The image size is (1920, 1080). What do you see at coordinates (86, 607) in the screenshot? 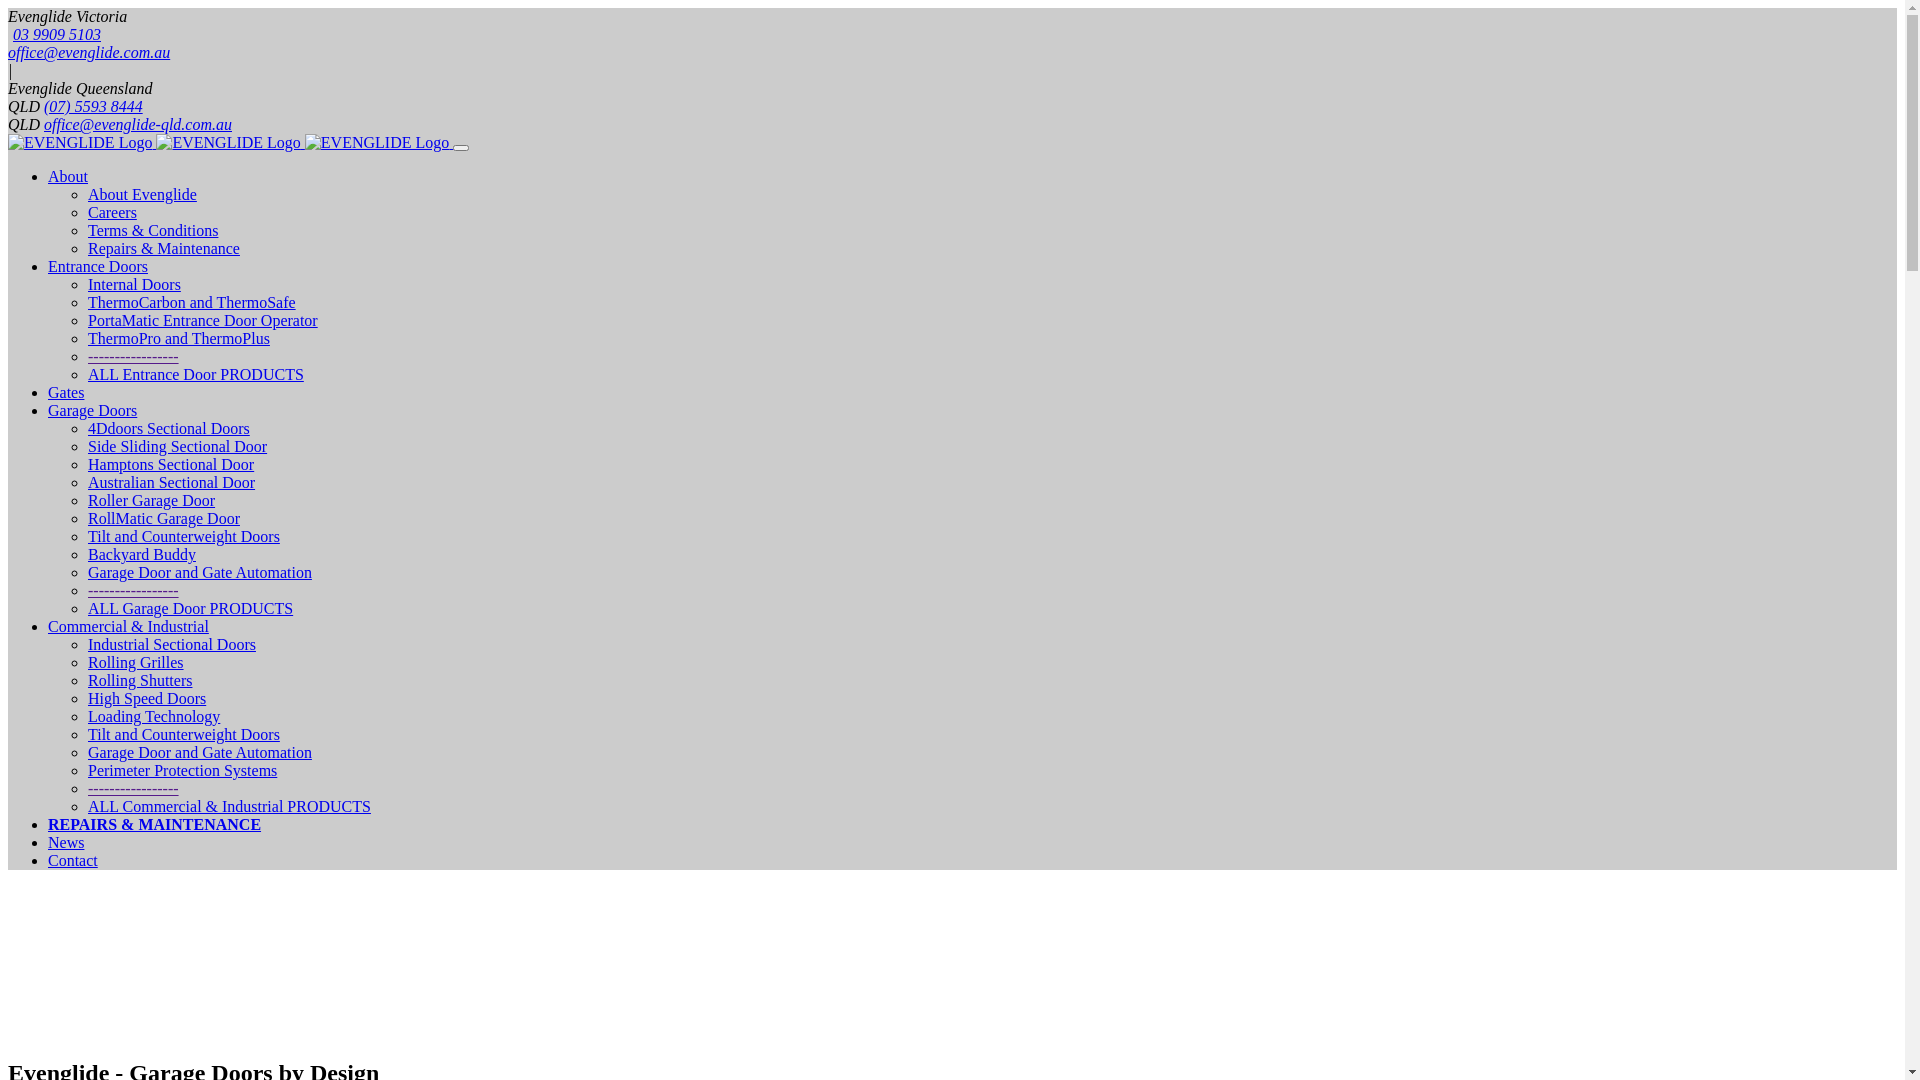
I see `'ALL Garage Door PRODUCTS'` at bounding box center [86, 607].